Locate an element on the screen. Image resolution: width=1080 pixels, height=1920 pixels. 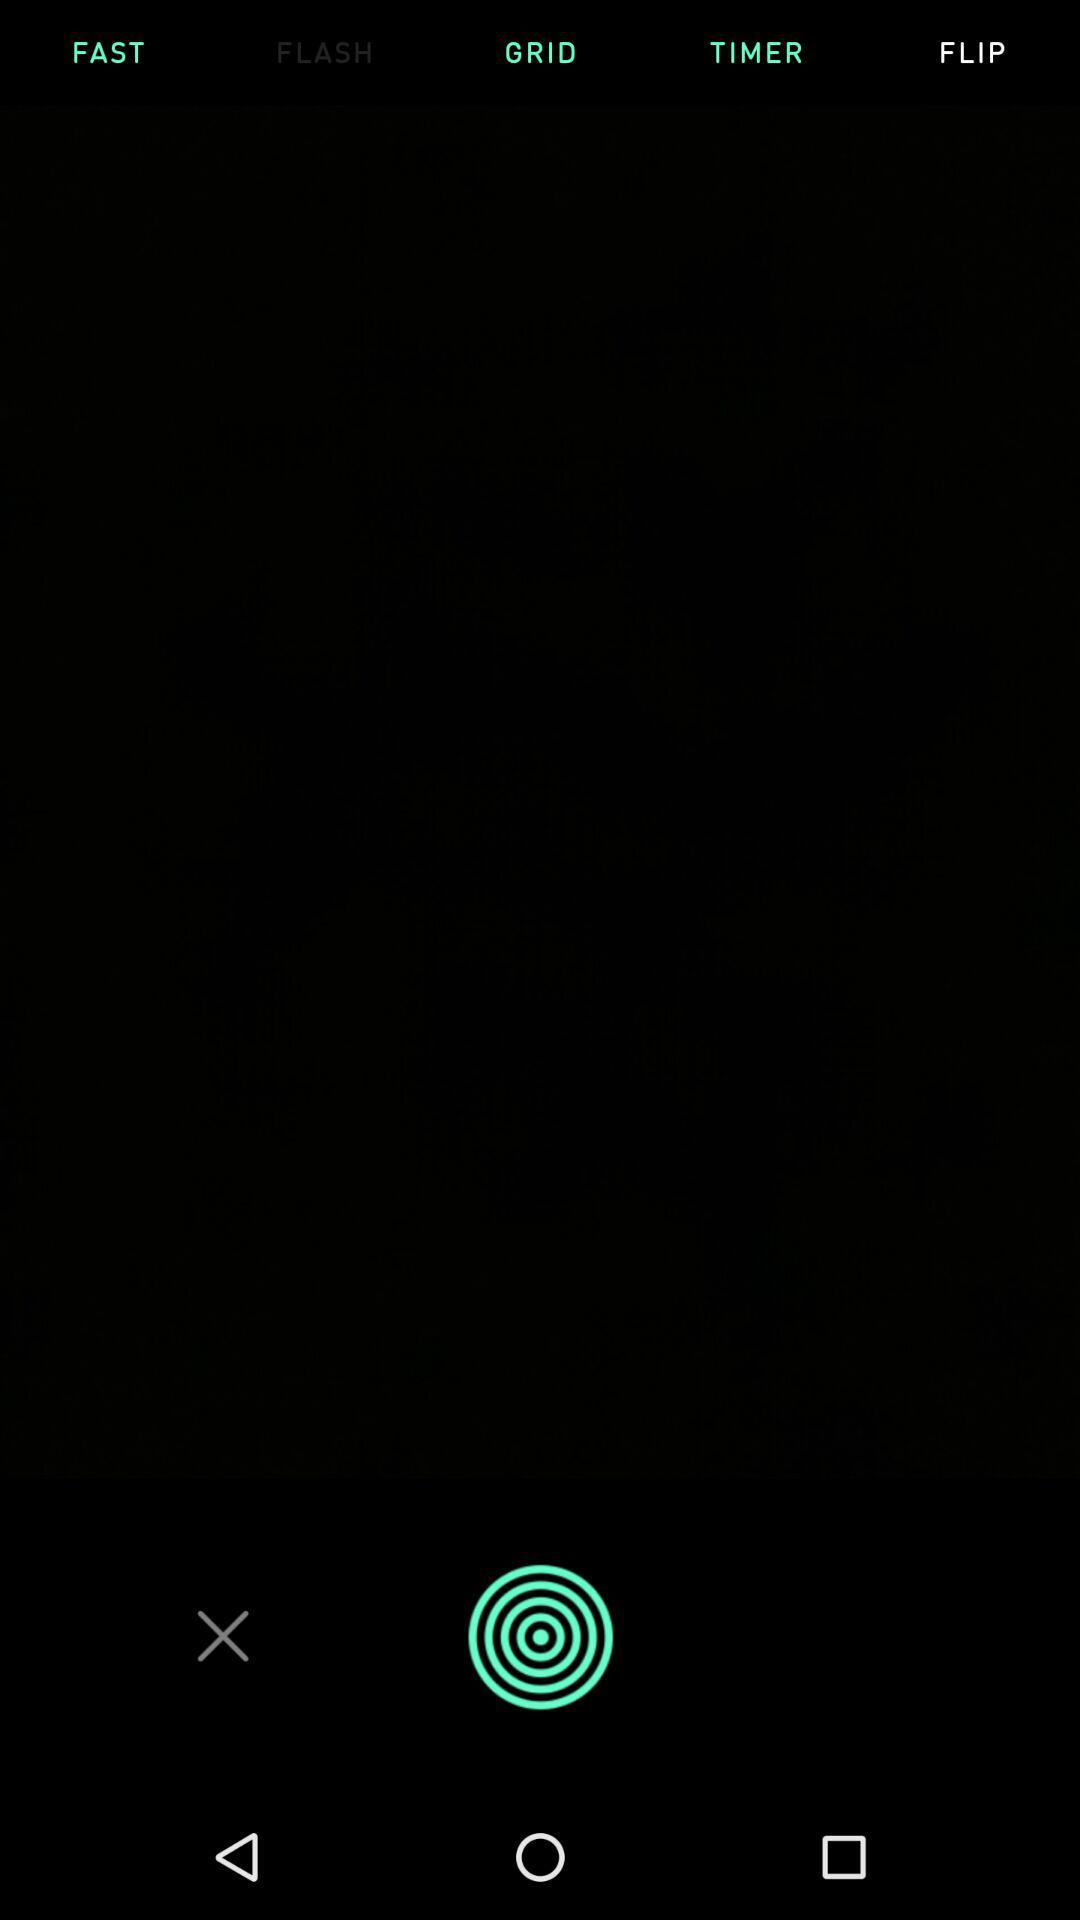
the close icon is located at coordinates (223, 1636).